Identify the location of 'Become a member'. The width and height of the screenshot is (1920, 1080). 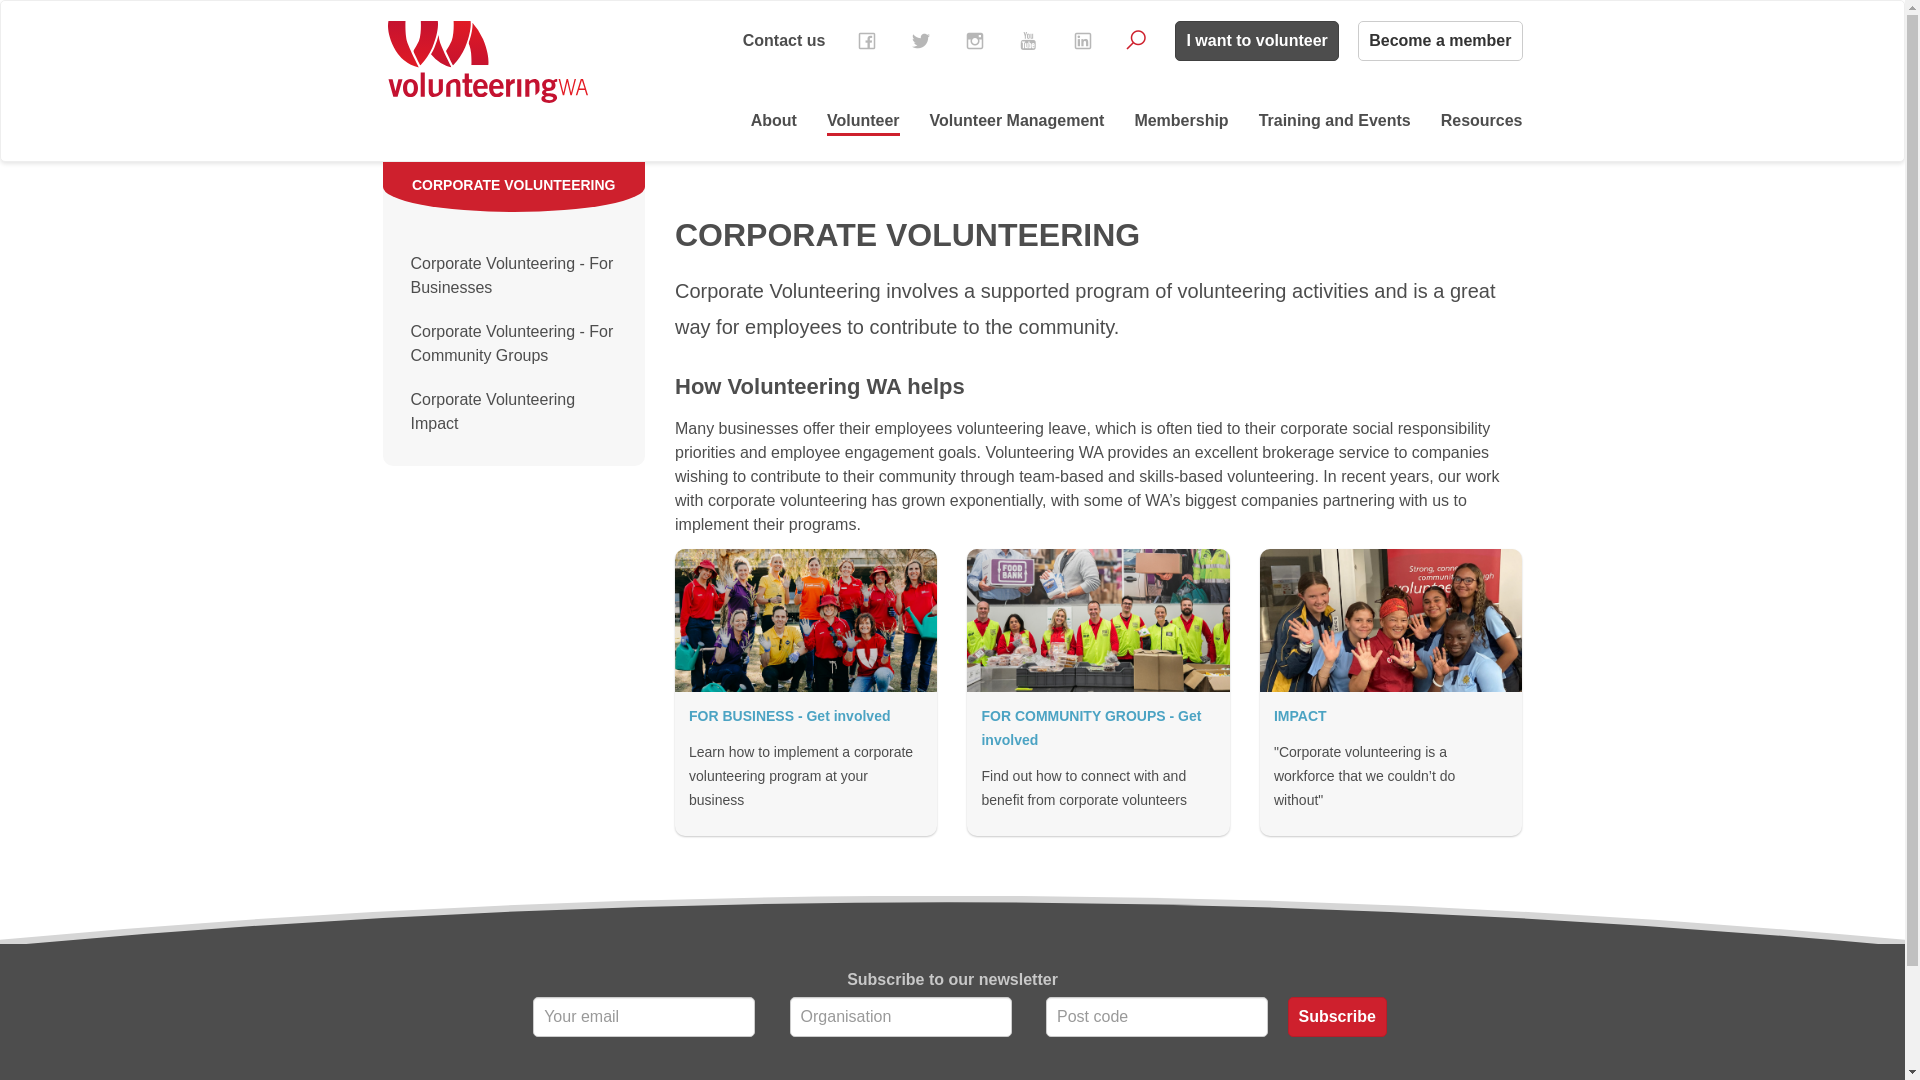
(1440, 41).